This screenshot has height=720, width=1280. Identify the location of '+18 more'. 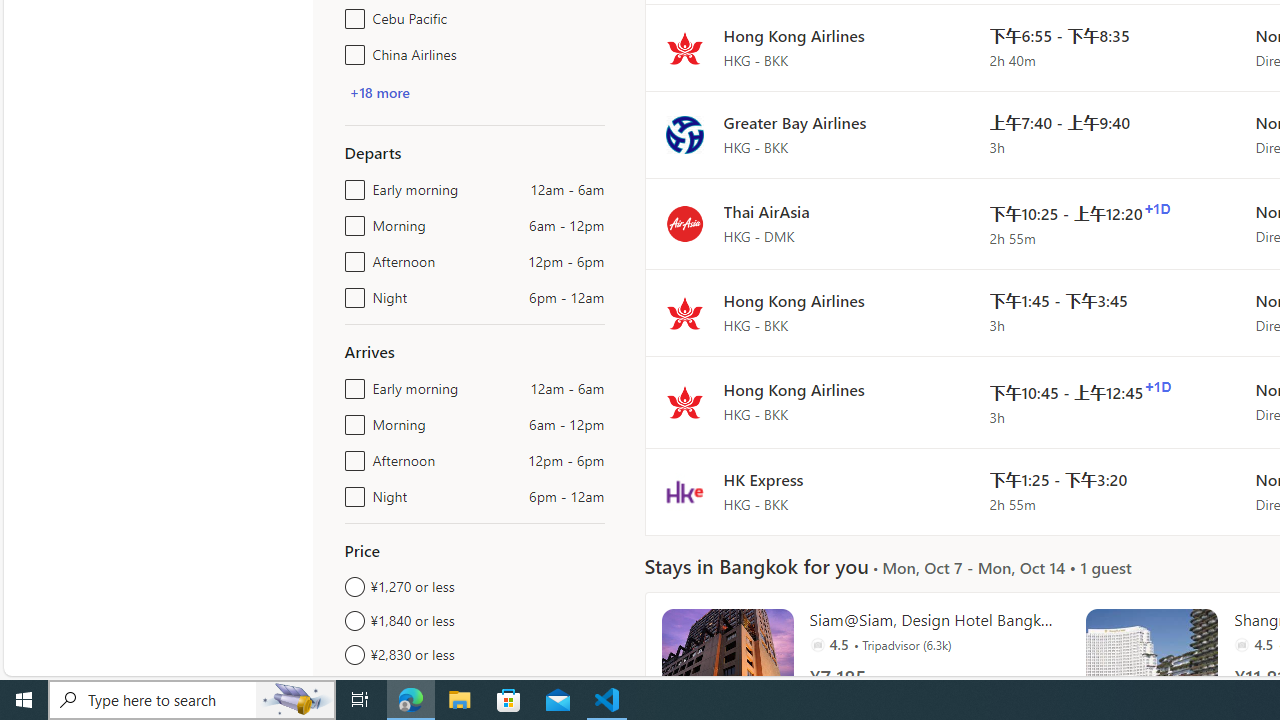
(379, 92).